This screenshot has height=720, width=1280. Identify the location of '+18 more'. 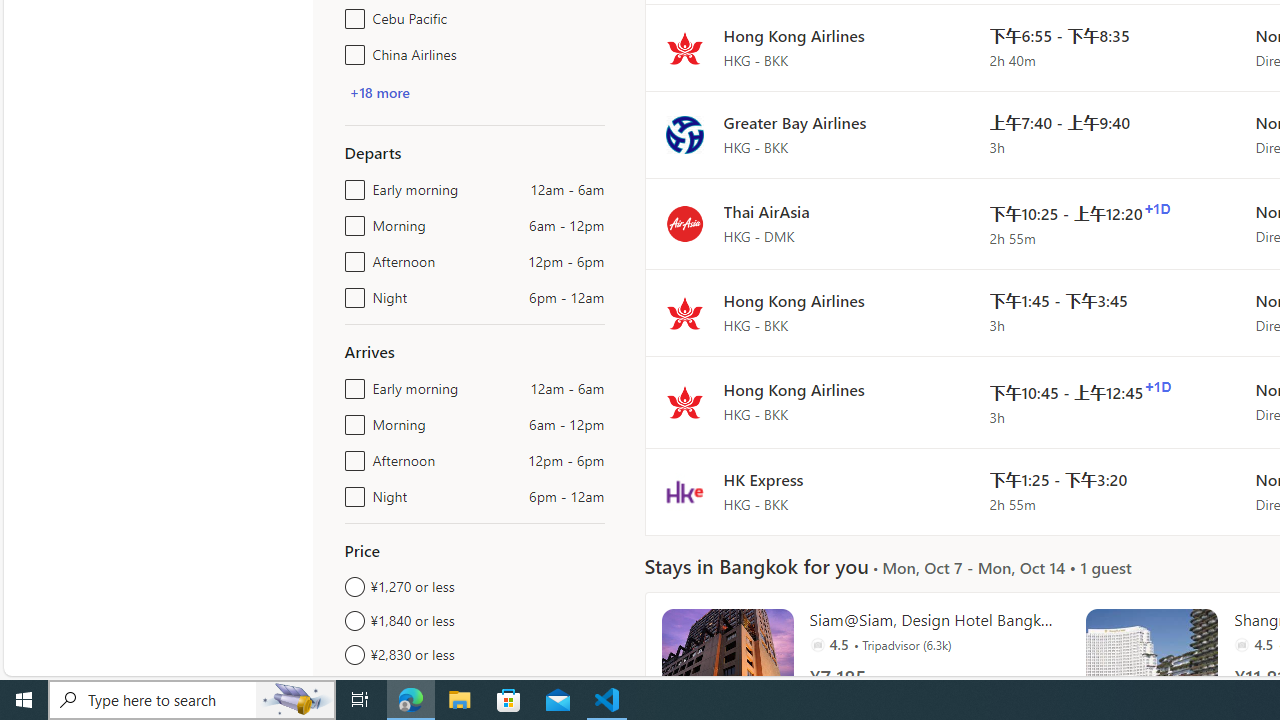
(379, 92).